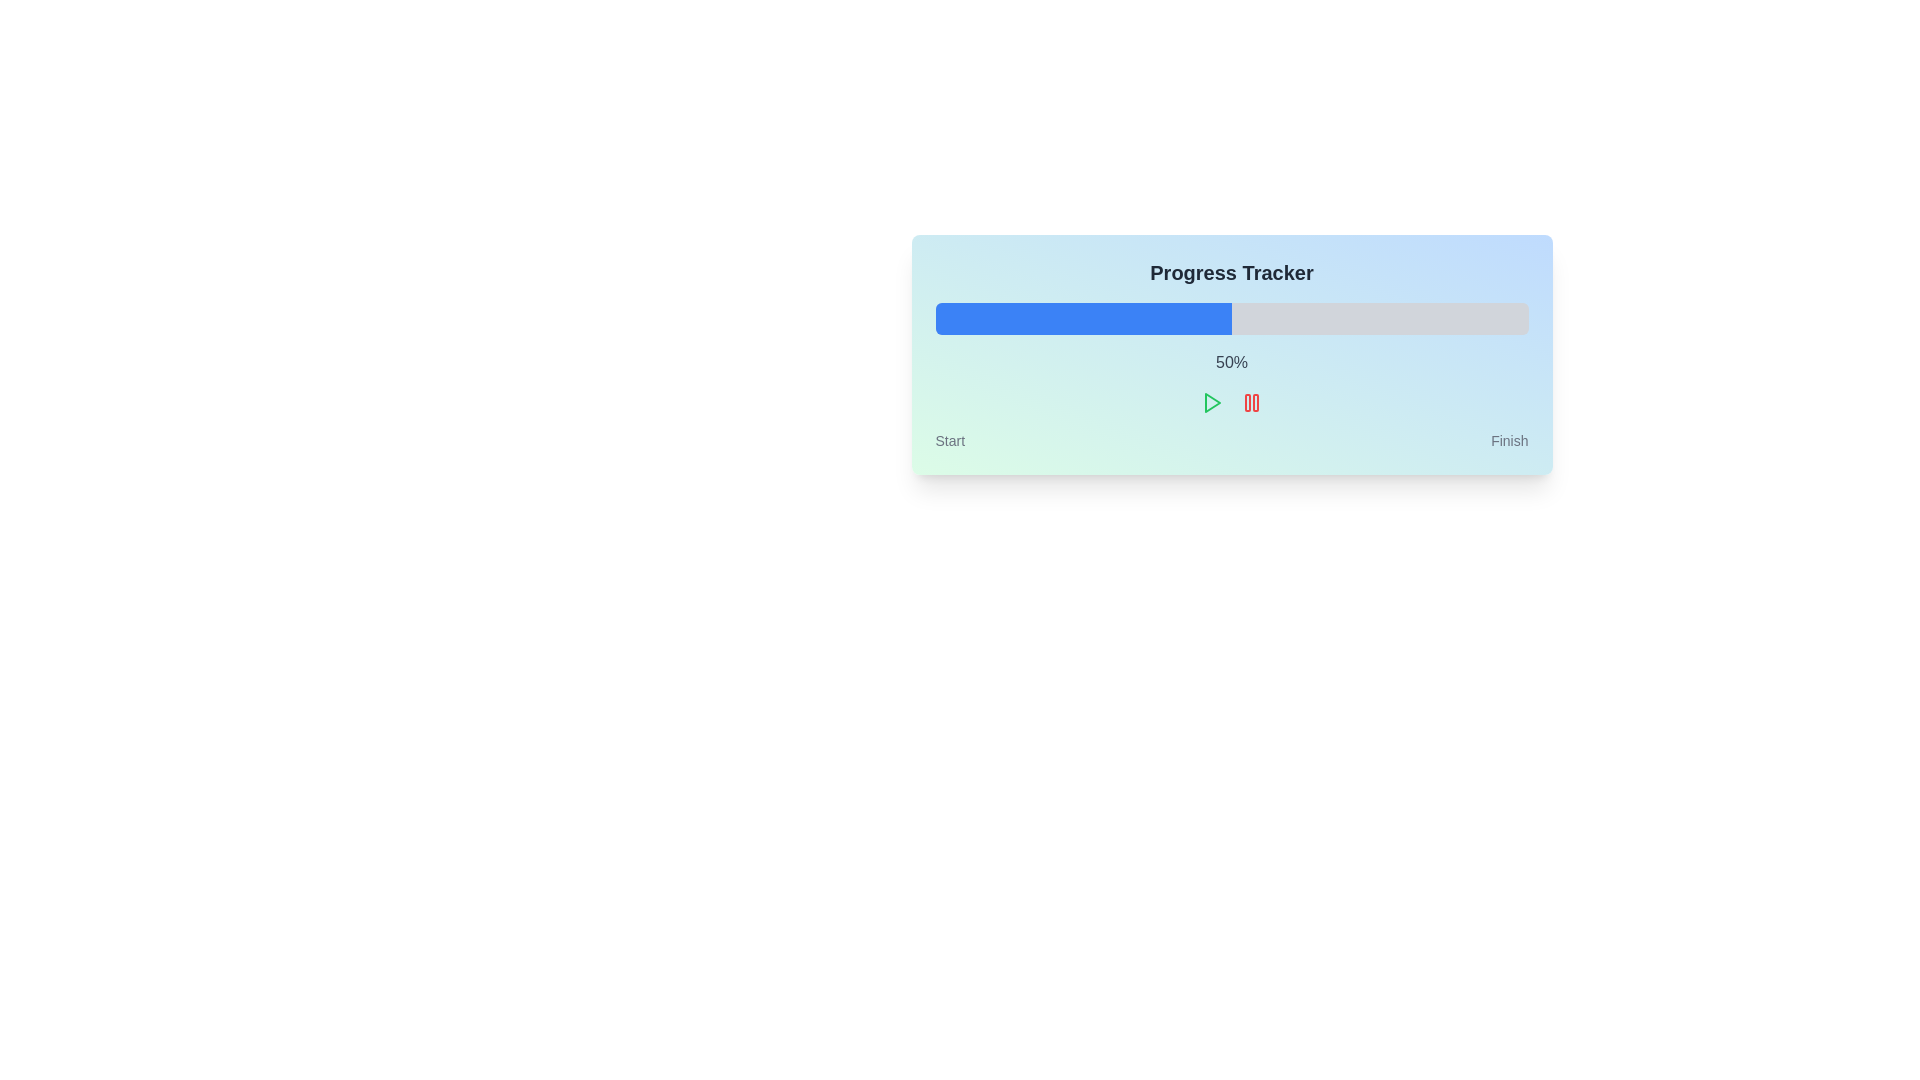 The height and width of the screenshot is (1080, 1920). What do you see at coordinates (1212, 402) in the screenshot?
I see `the green play icon shaped as a right-pointing triangle located within the progress tracker interface` at bounding box center [1212, 402].